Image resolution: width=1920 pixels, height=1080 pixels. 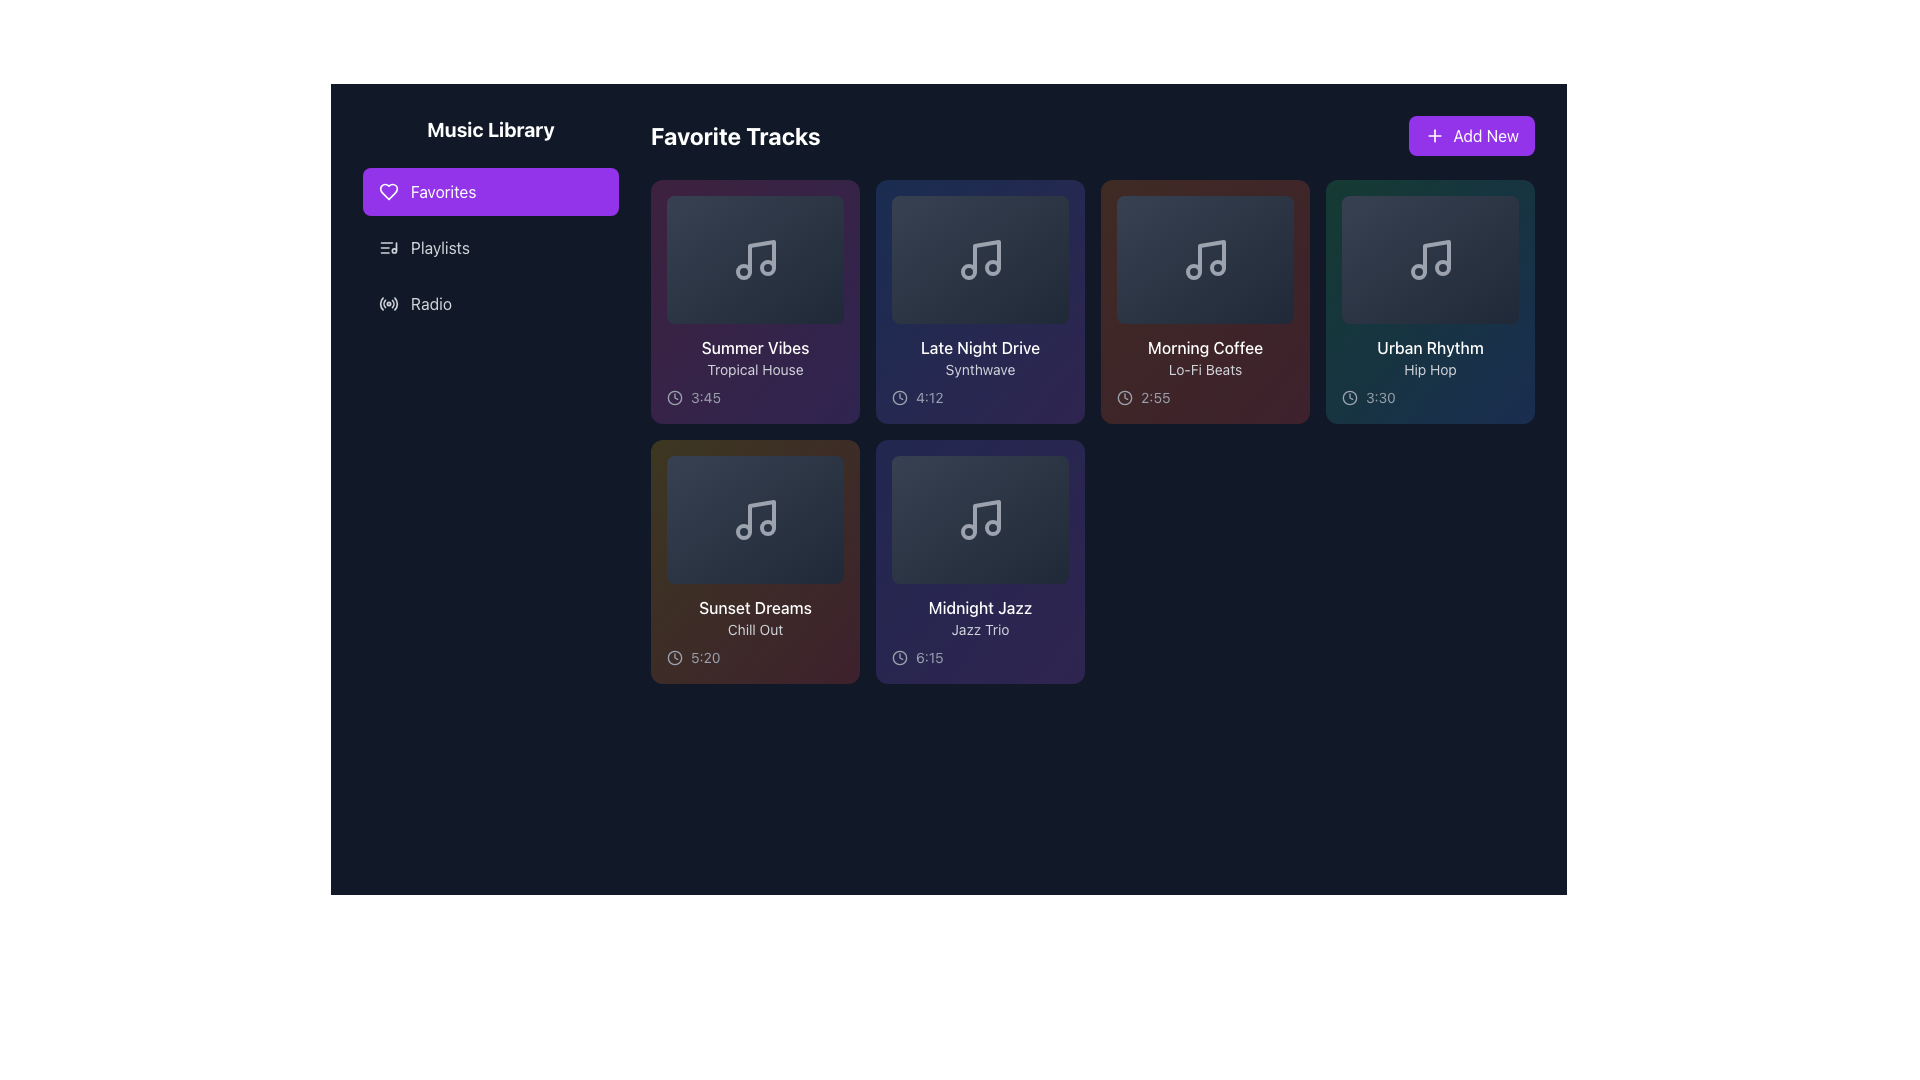 What do you see at coordinates (980, 346) in the screenshot?
I see `the text label displaying the track title, located centrally in the lower portion of the second card from the left in the top row of the 'Favorite Tracks' section` at bounding box center [980, 346].